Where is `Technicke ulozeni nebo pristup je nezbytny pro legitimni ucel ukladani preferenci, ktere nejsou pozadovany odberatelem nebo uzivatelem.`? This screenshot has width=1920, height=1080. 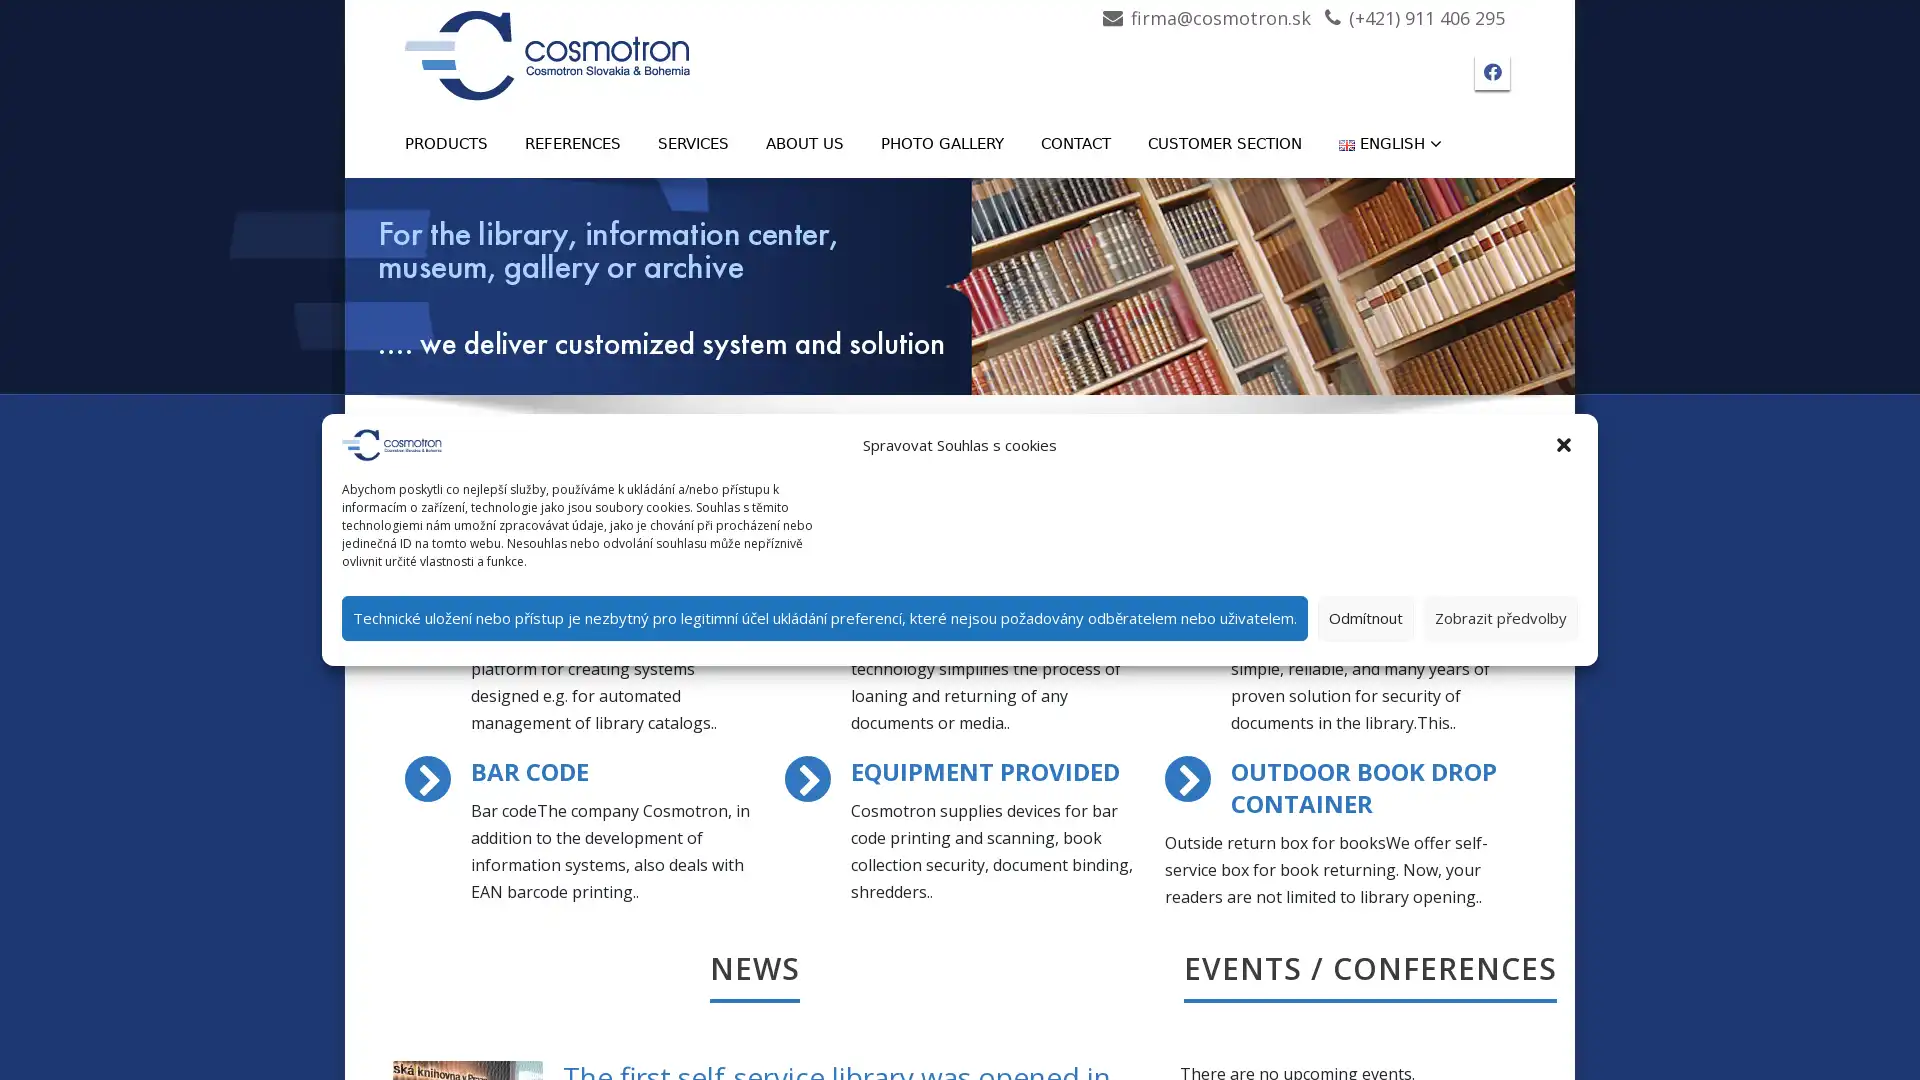 Technicke ulozeni nebo pristup je nezbytny pro legitimni ucel ukladani preferenci, ktere nejsou pozadovany odberatelem nebo uzivatelem. is located at coordinates (825, 616).